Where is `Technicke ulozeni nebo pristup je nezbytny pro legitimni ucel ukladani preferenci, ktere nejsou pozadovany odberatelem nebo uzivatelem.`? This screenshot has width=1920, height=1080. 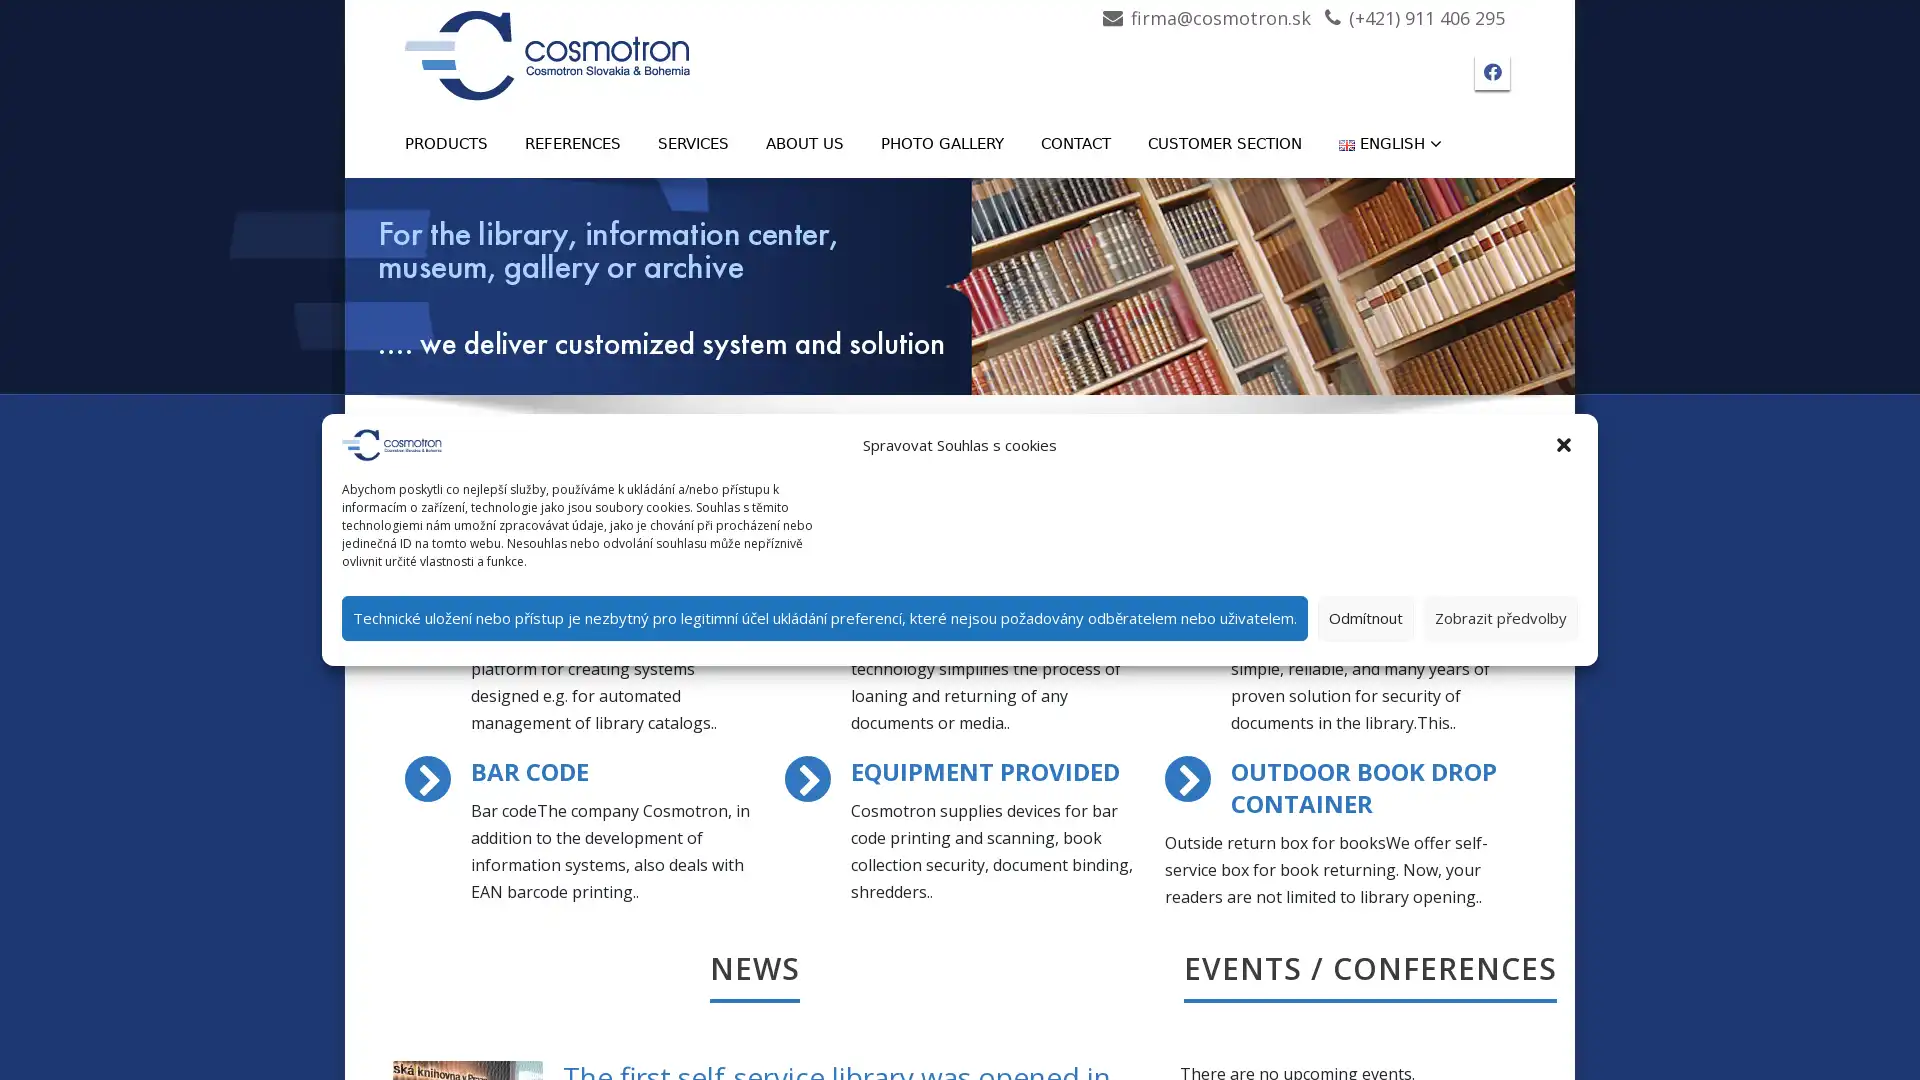 Technicke ulozeni nebo pristup je nezbytny pro legitimni ucel ukladani preferenci, ktere nejsou pozadovany odberatelem nebo uzivatelem. is located at coordinates (825, 616).